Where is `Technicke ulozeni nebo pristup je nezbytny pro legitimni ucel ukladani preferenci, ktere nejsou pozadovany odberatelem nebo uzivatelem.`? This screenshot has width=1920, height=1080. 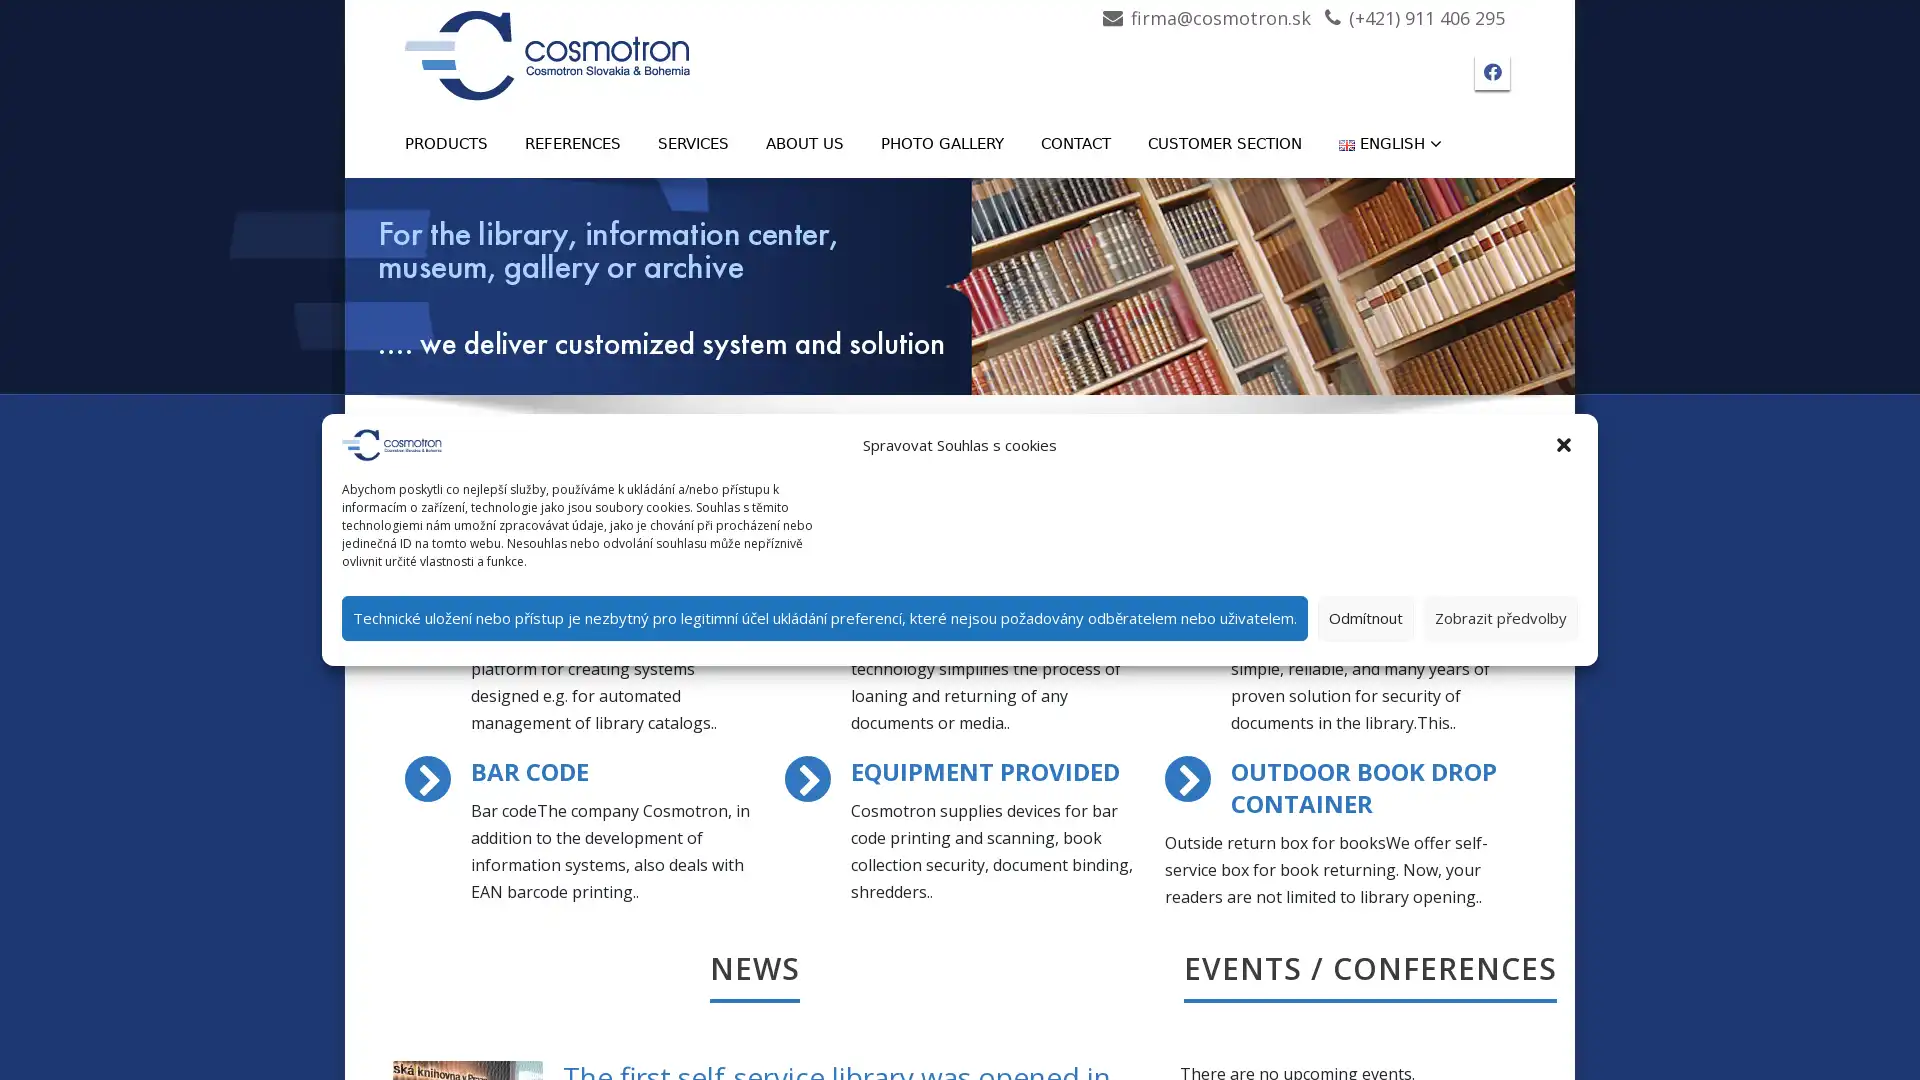 Technicke ulozeni nebo pristup je nezbytny pro legitimni ucel ukladani preferenci, ktere nejsou pozadovany odberatelem nebo uzivatelem. is located at coordinates (825, 616).